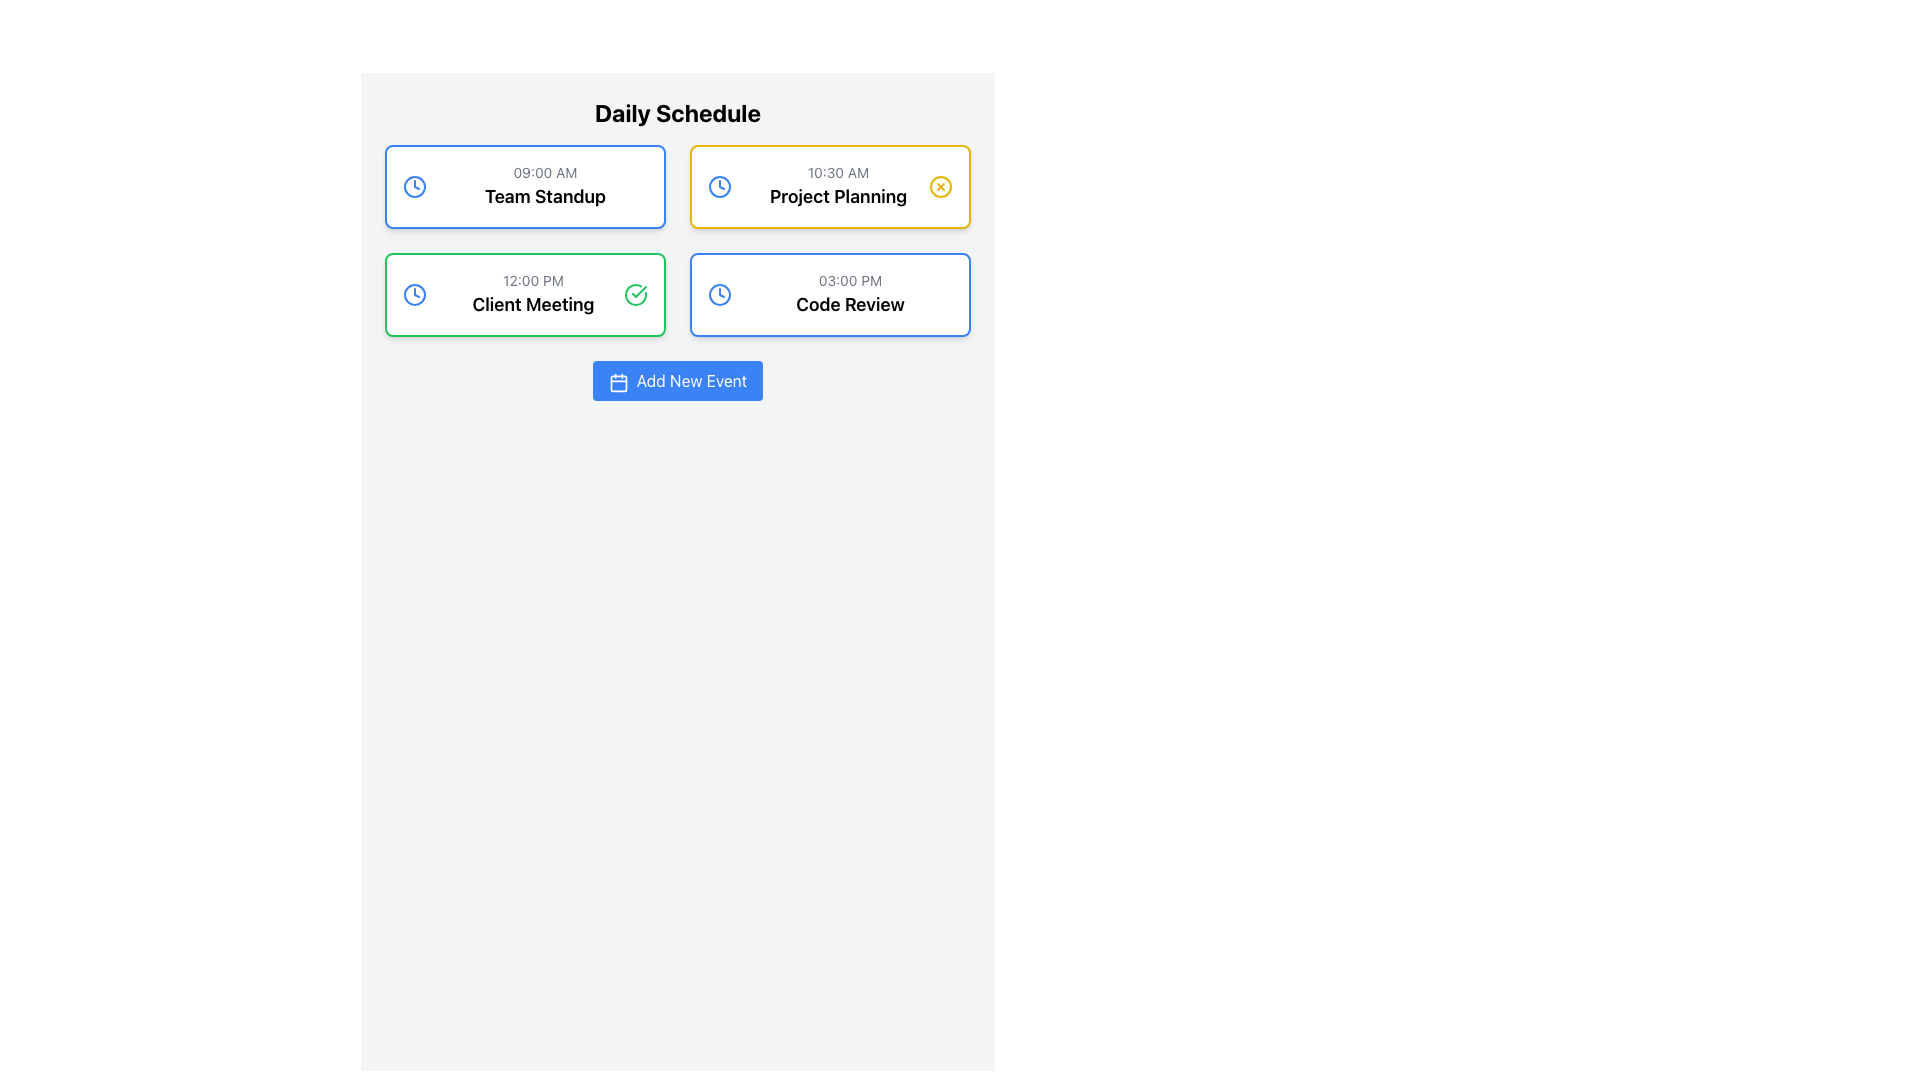 The height and width of the screenshot is (1080, 1920). I want to click on the text-based informational content that indicates the time and title of the event 'Project Planning' scheduled at '10:30 AM', located in the second card on the top row of the schedule grid with a yellow border, so click(838, 186).